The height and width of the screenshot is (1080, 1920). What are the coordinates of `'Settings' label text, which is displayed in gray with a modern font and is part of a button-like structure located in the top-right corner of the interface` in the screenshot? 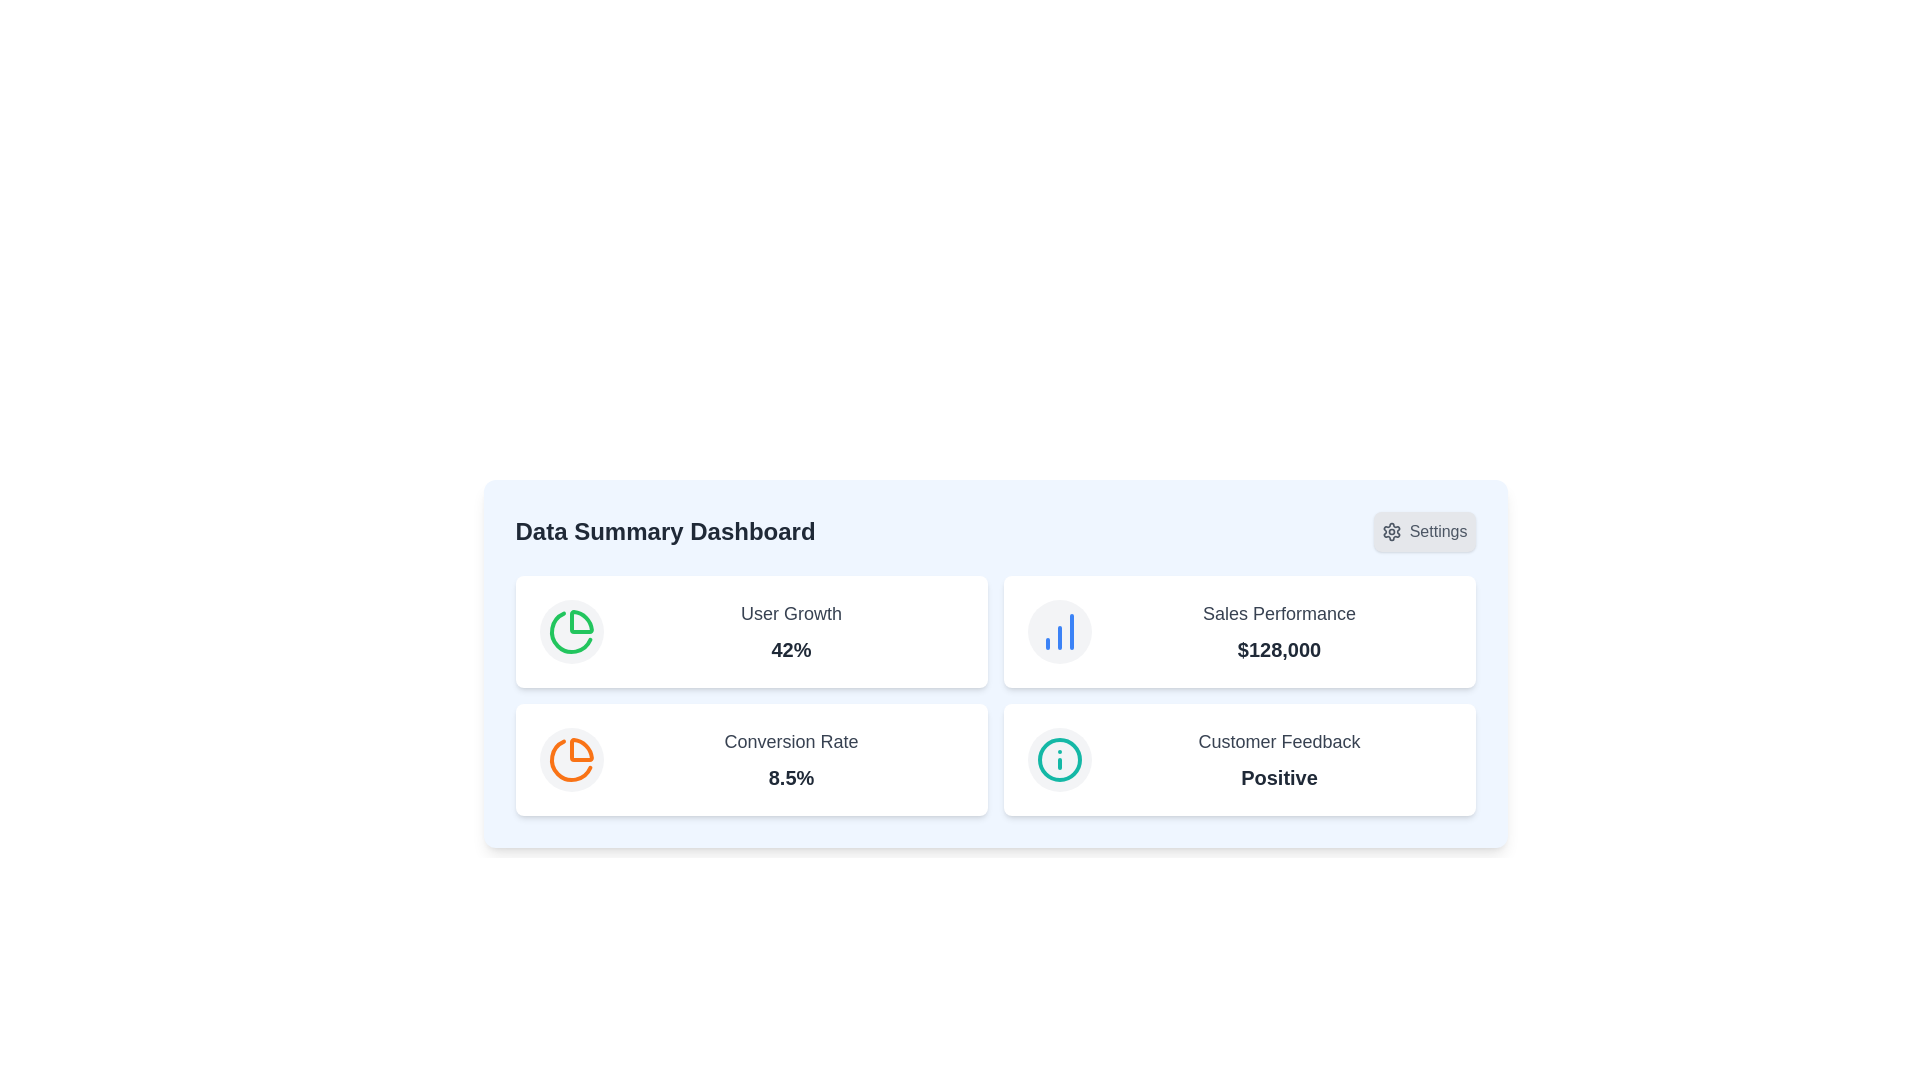 It's located at (1437, 531).